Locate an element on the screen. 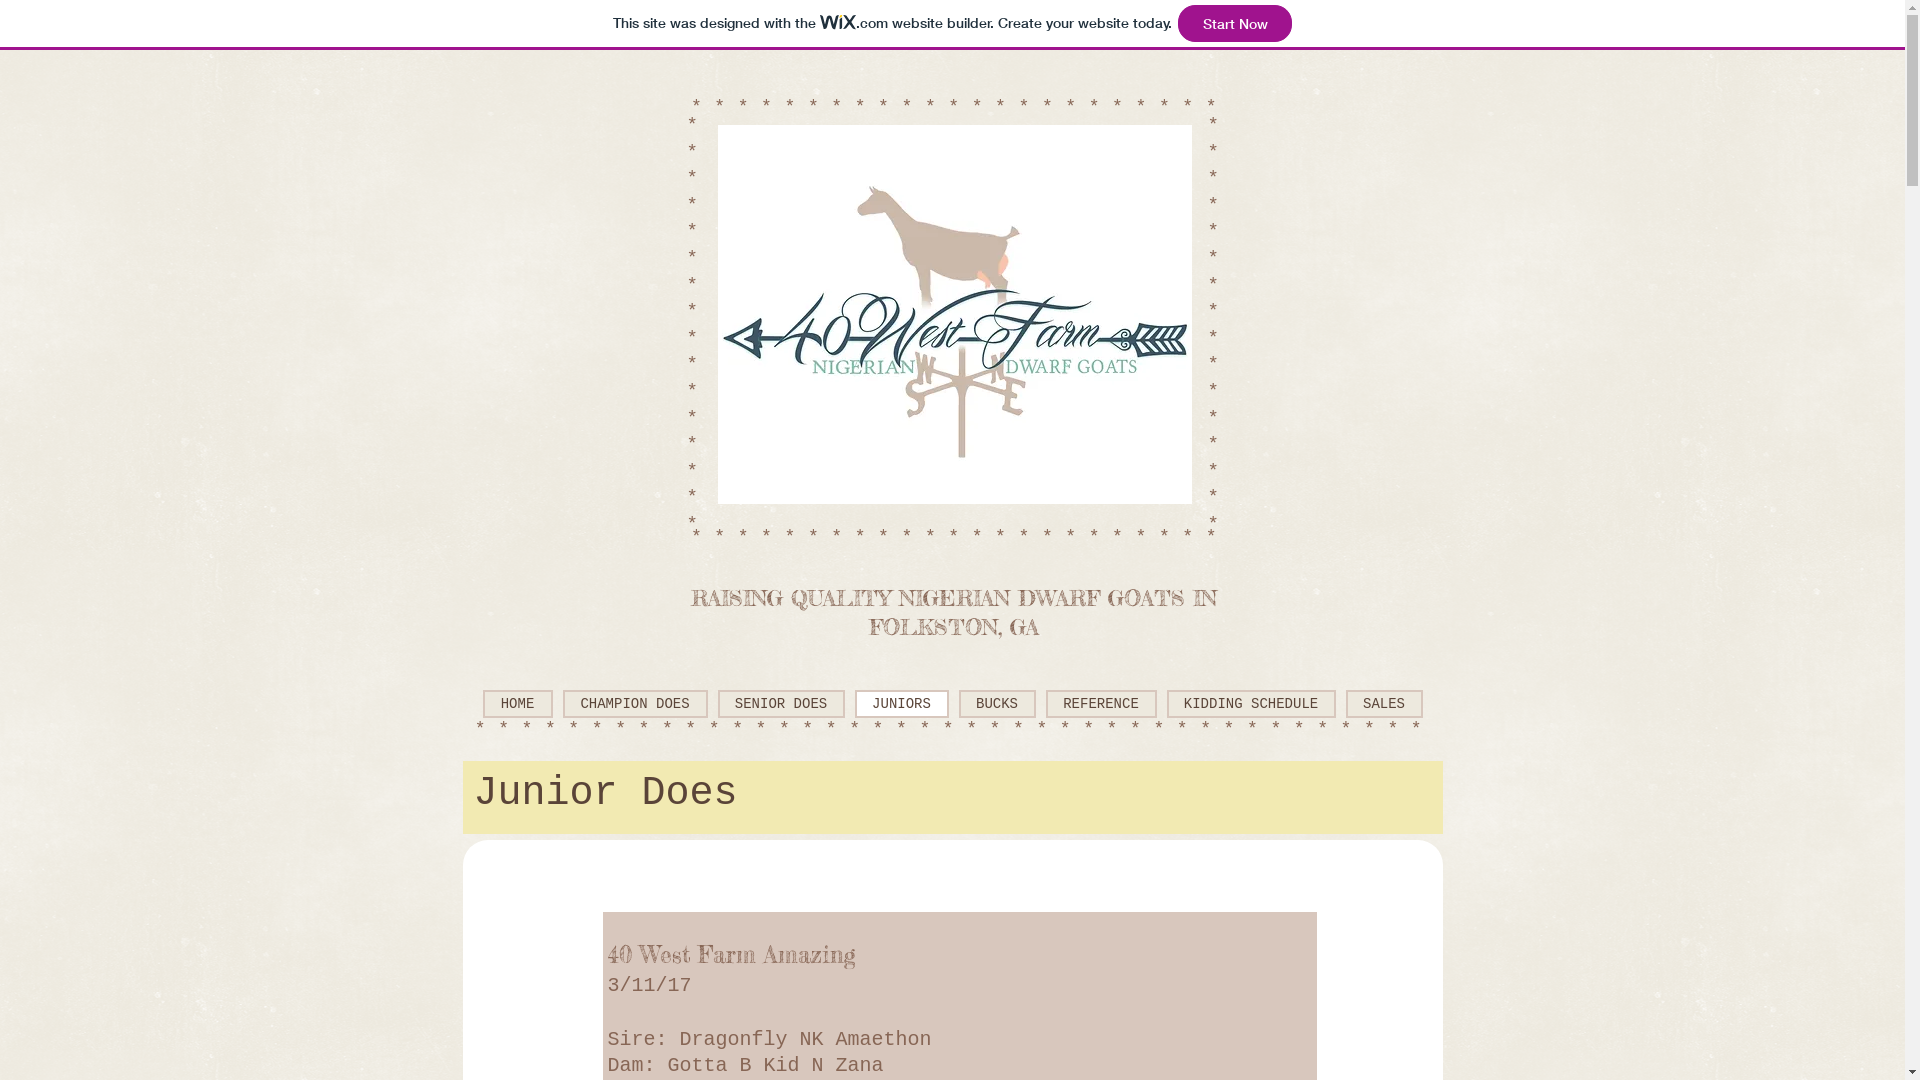  'REFERENCE' is located at coordinates (1045, 703).